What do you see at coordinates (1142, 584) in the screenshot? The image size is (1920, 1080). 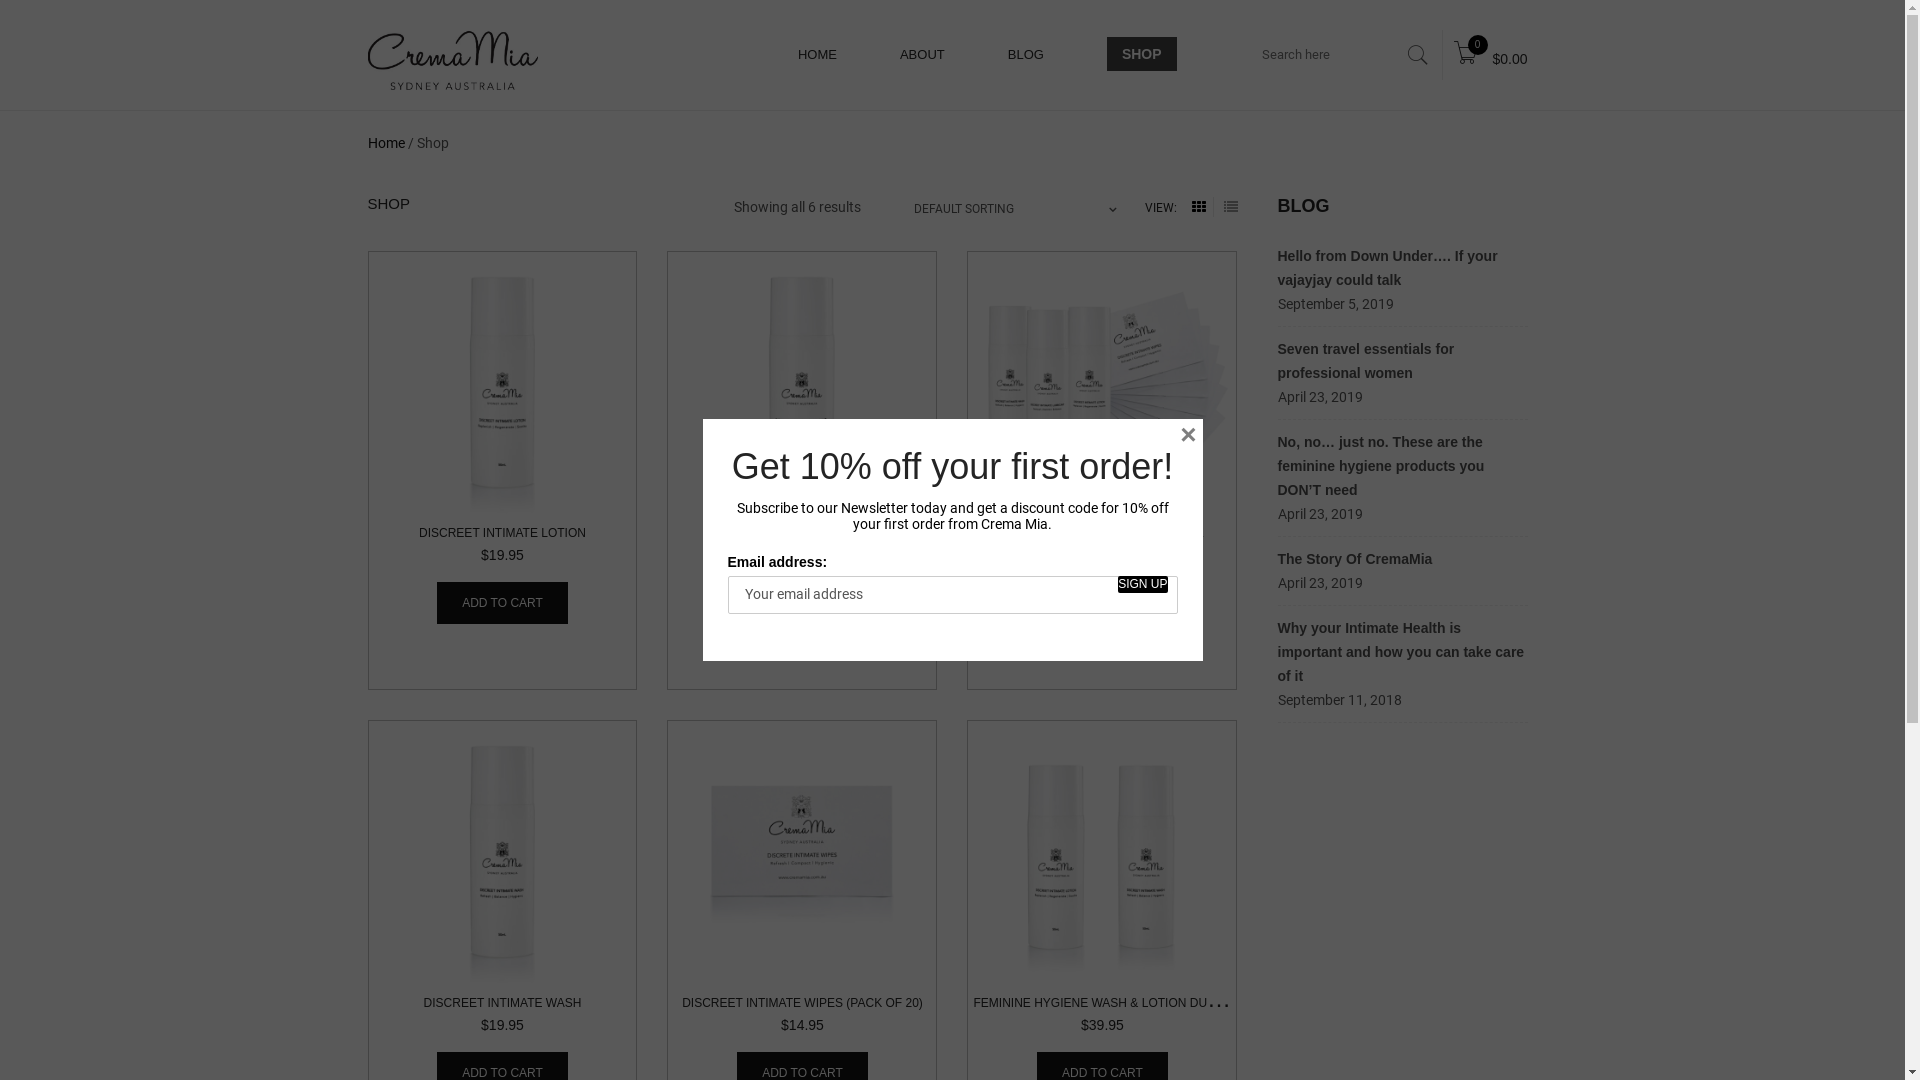 I see `'Sign up'` at bounding box center [1142, 584].